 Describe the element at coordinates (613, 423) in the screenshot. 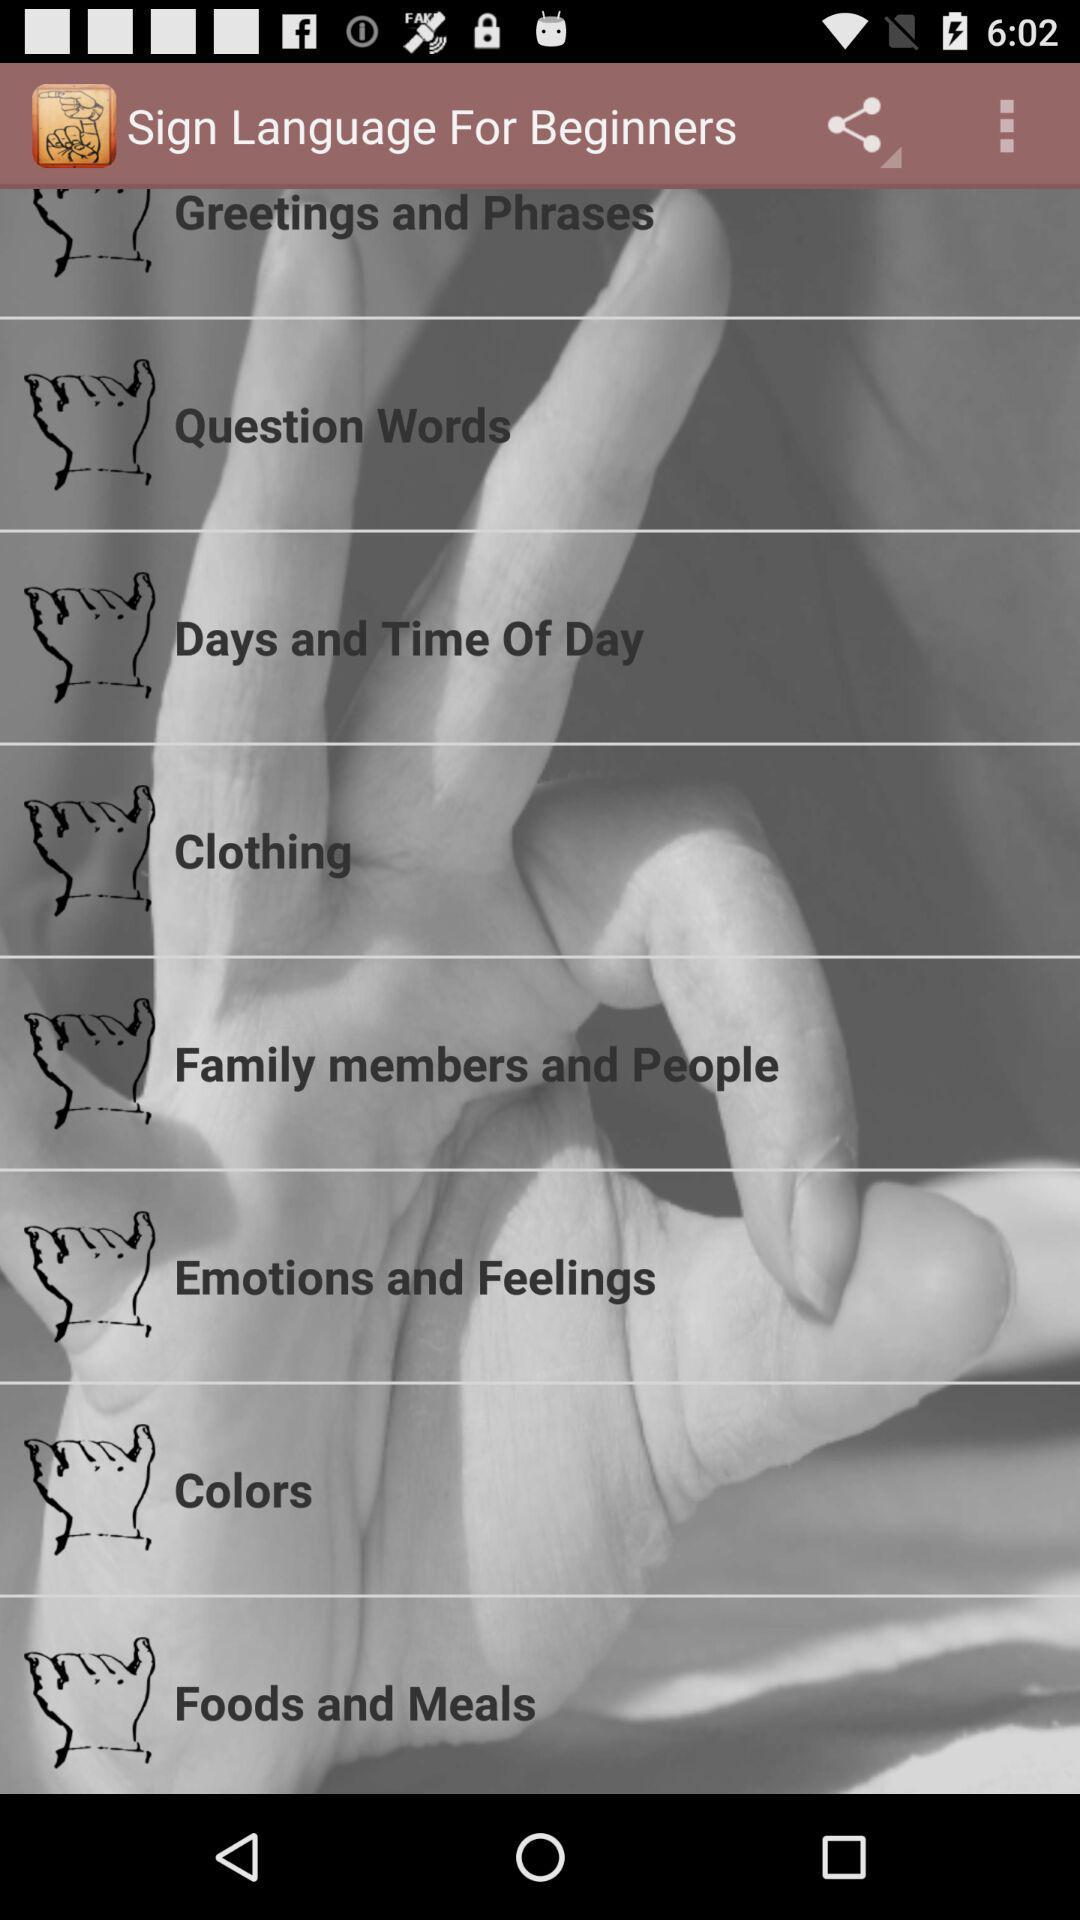

I see `icon above the days and time app` at that location.